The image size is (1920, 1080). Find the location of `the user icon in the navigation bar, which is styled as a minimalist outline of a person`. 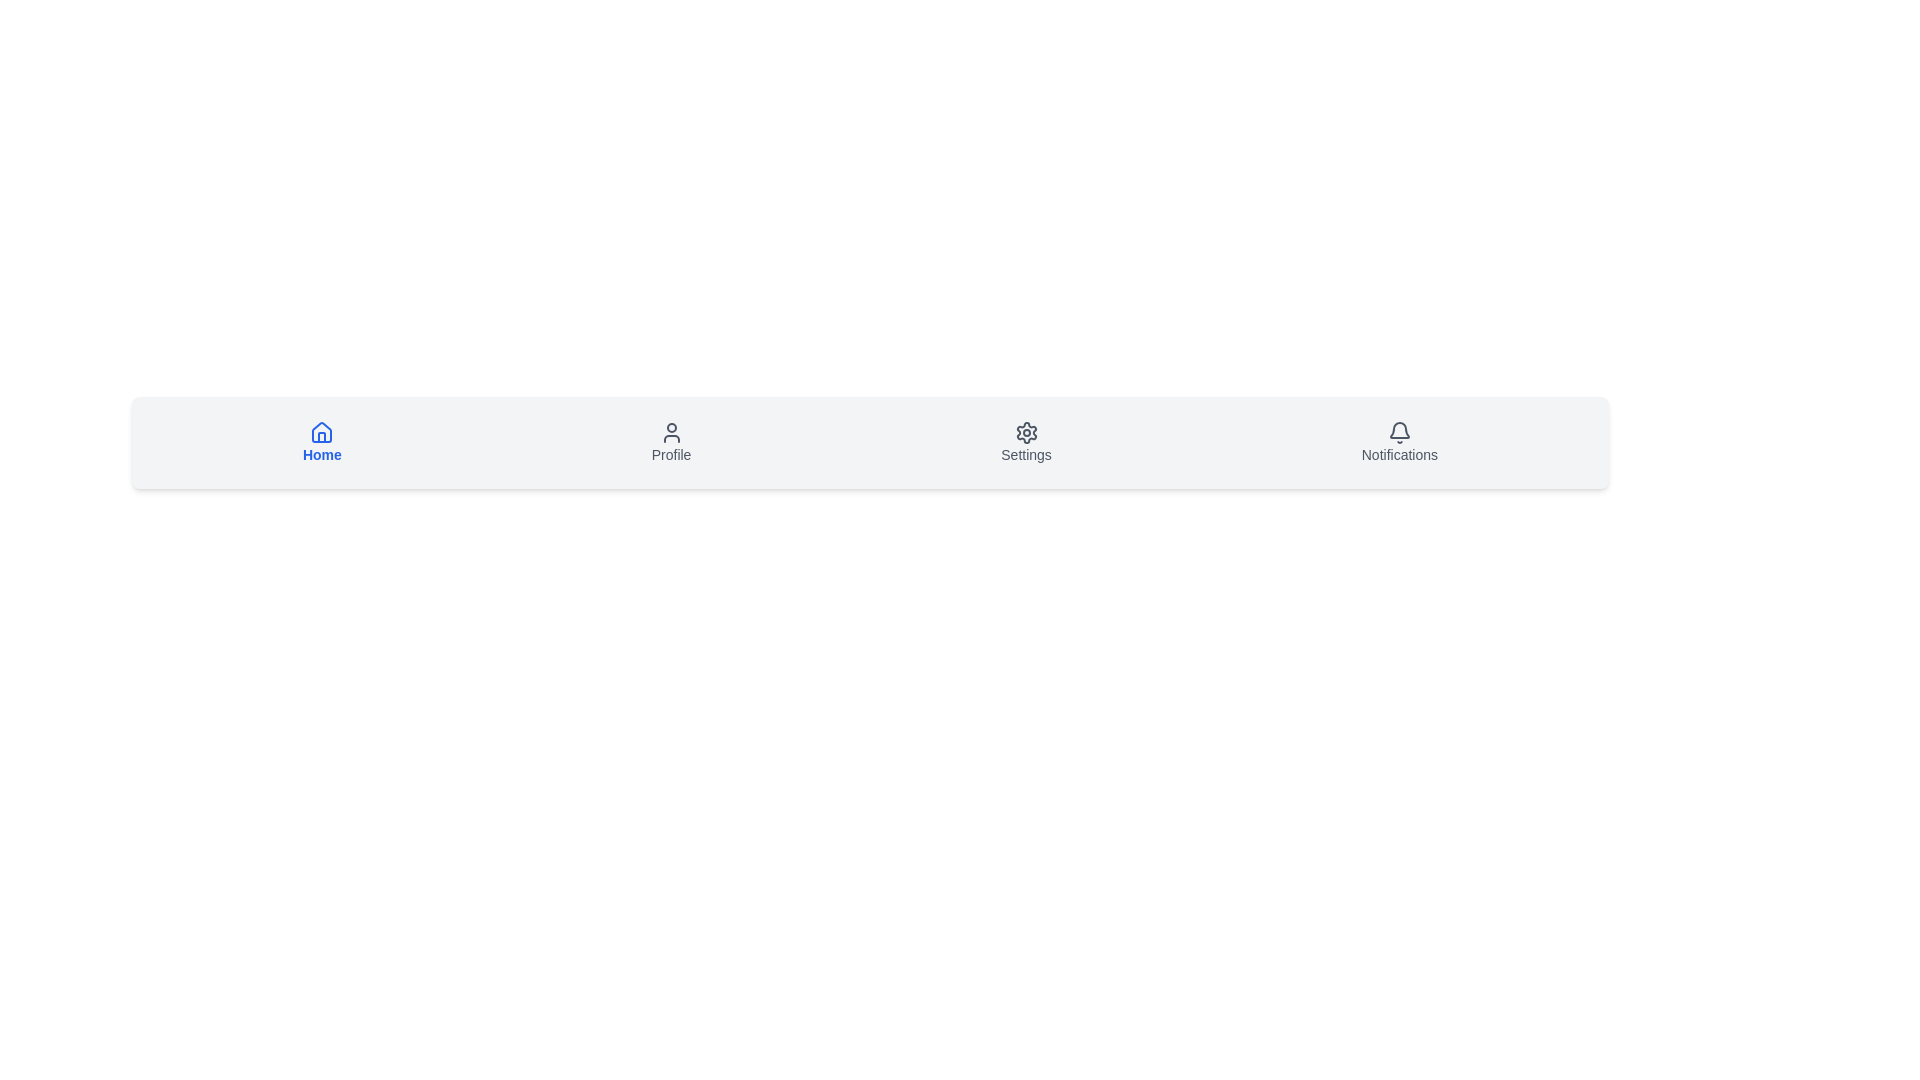

the user icon in the navigation bar, which is styled as a minimalist outline of a person is located at coordinates (671, 431).